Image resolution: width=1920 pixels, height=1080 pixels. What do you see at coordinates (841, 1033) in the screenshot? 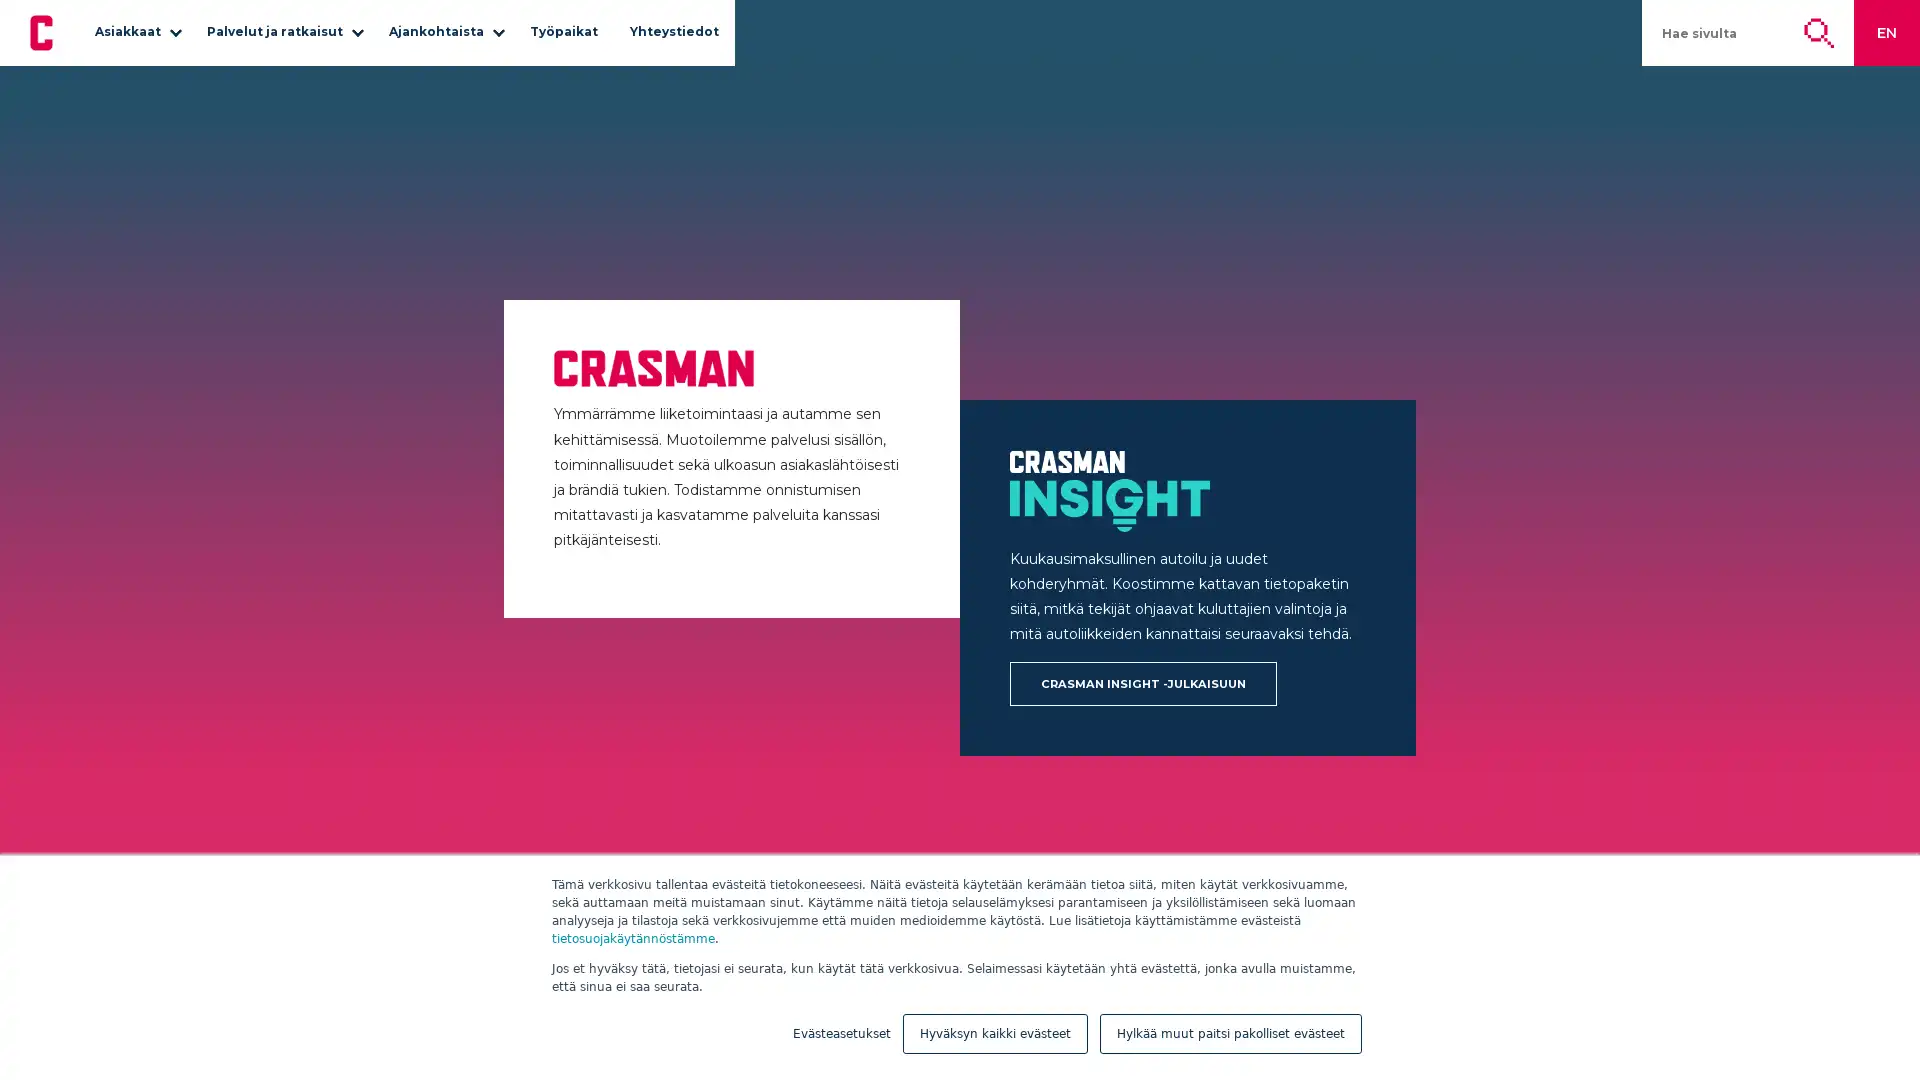
I see `Evasteasetukset` at bounding box center [841, 1033].